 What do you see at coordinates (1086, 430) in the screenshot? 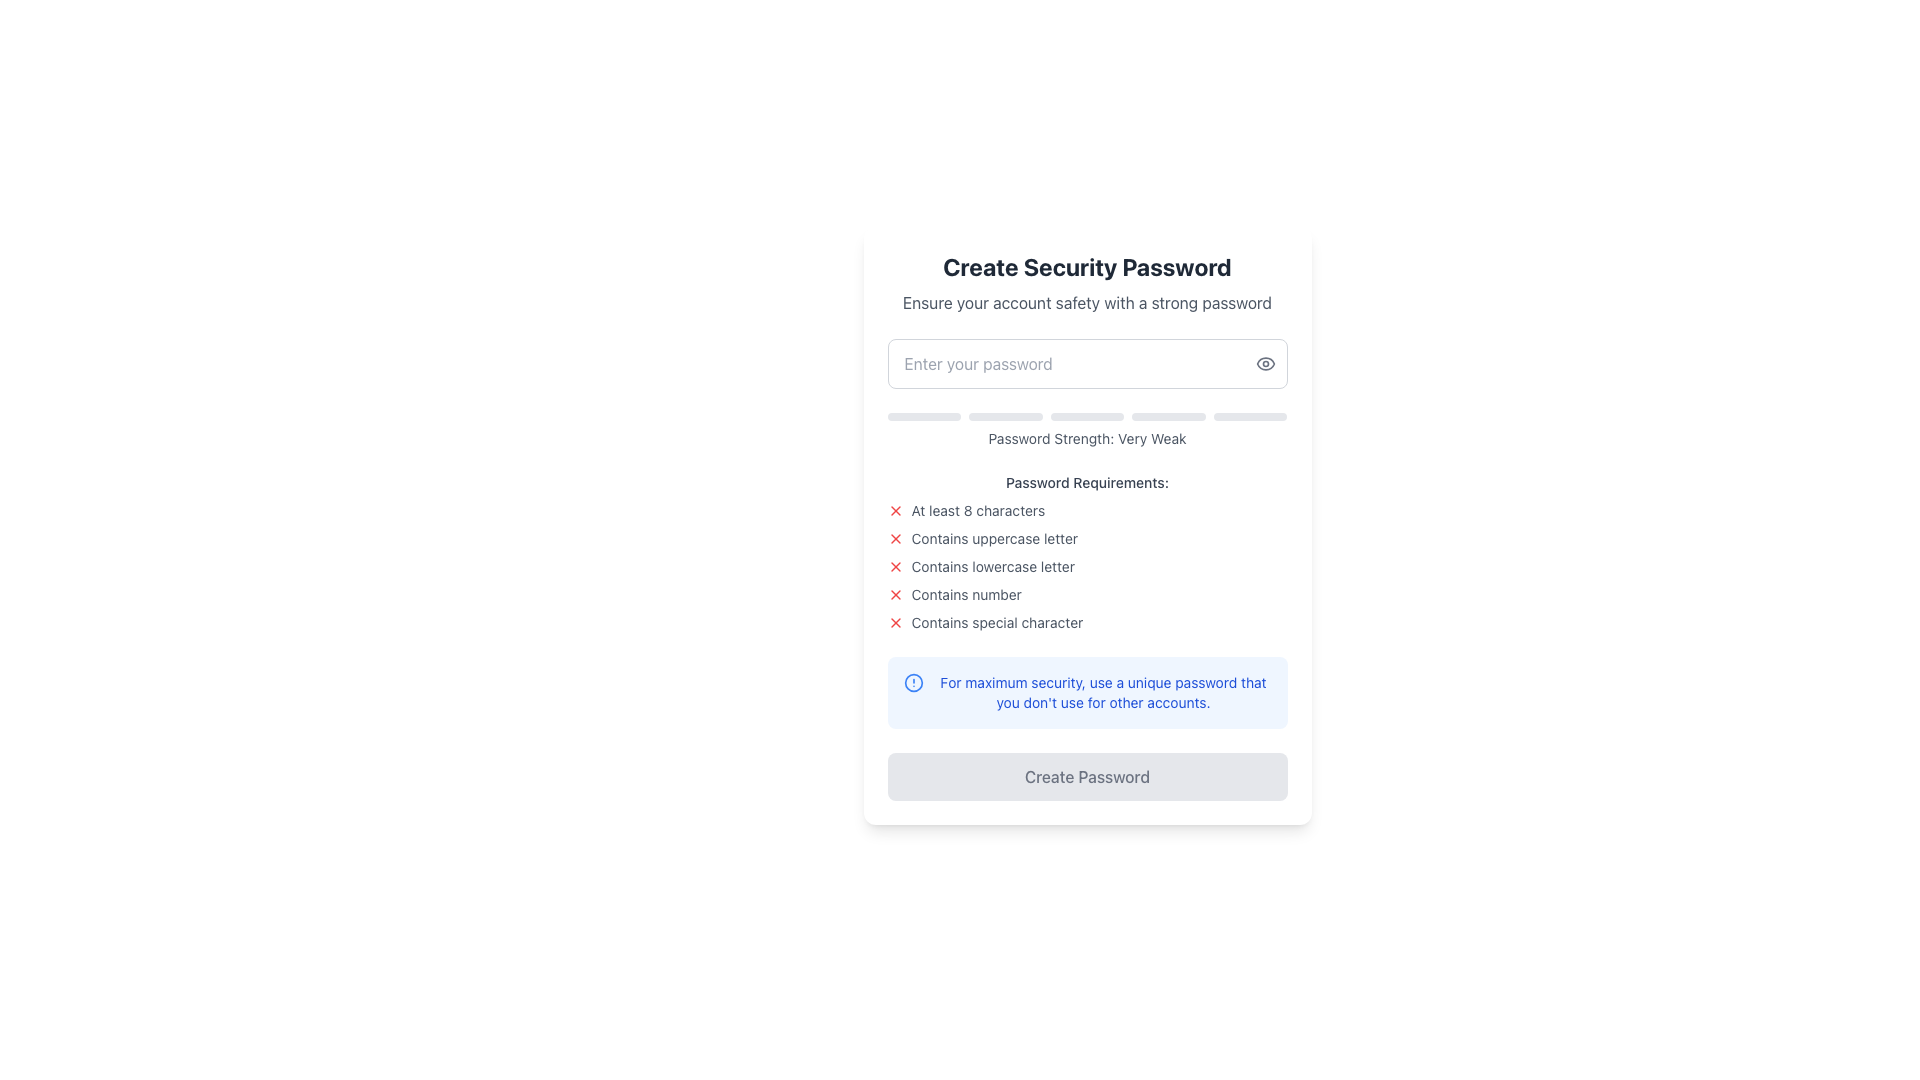
I see `the password strength indicator text label, which is centrally aligned below the password input field and above the password requirements description` at bounding box center [1086, 430].